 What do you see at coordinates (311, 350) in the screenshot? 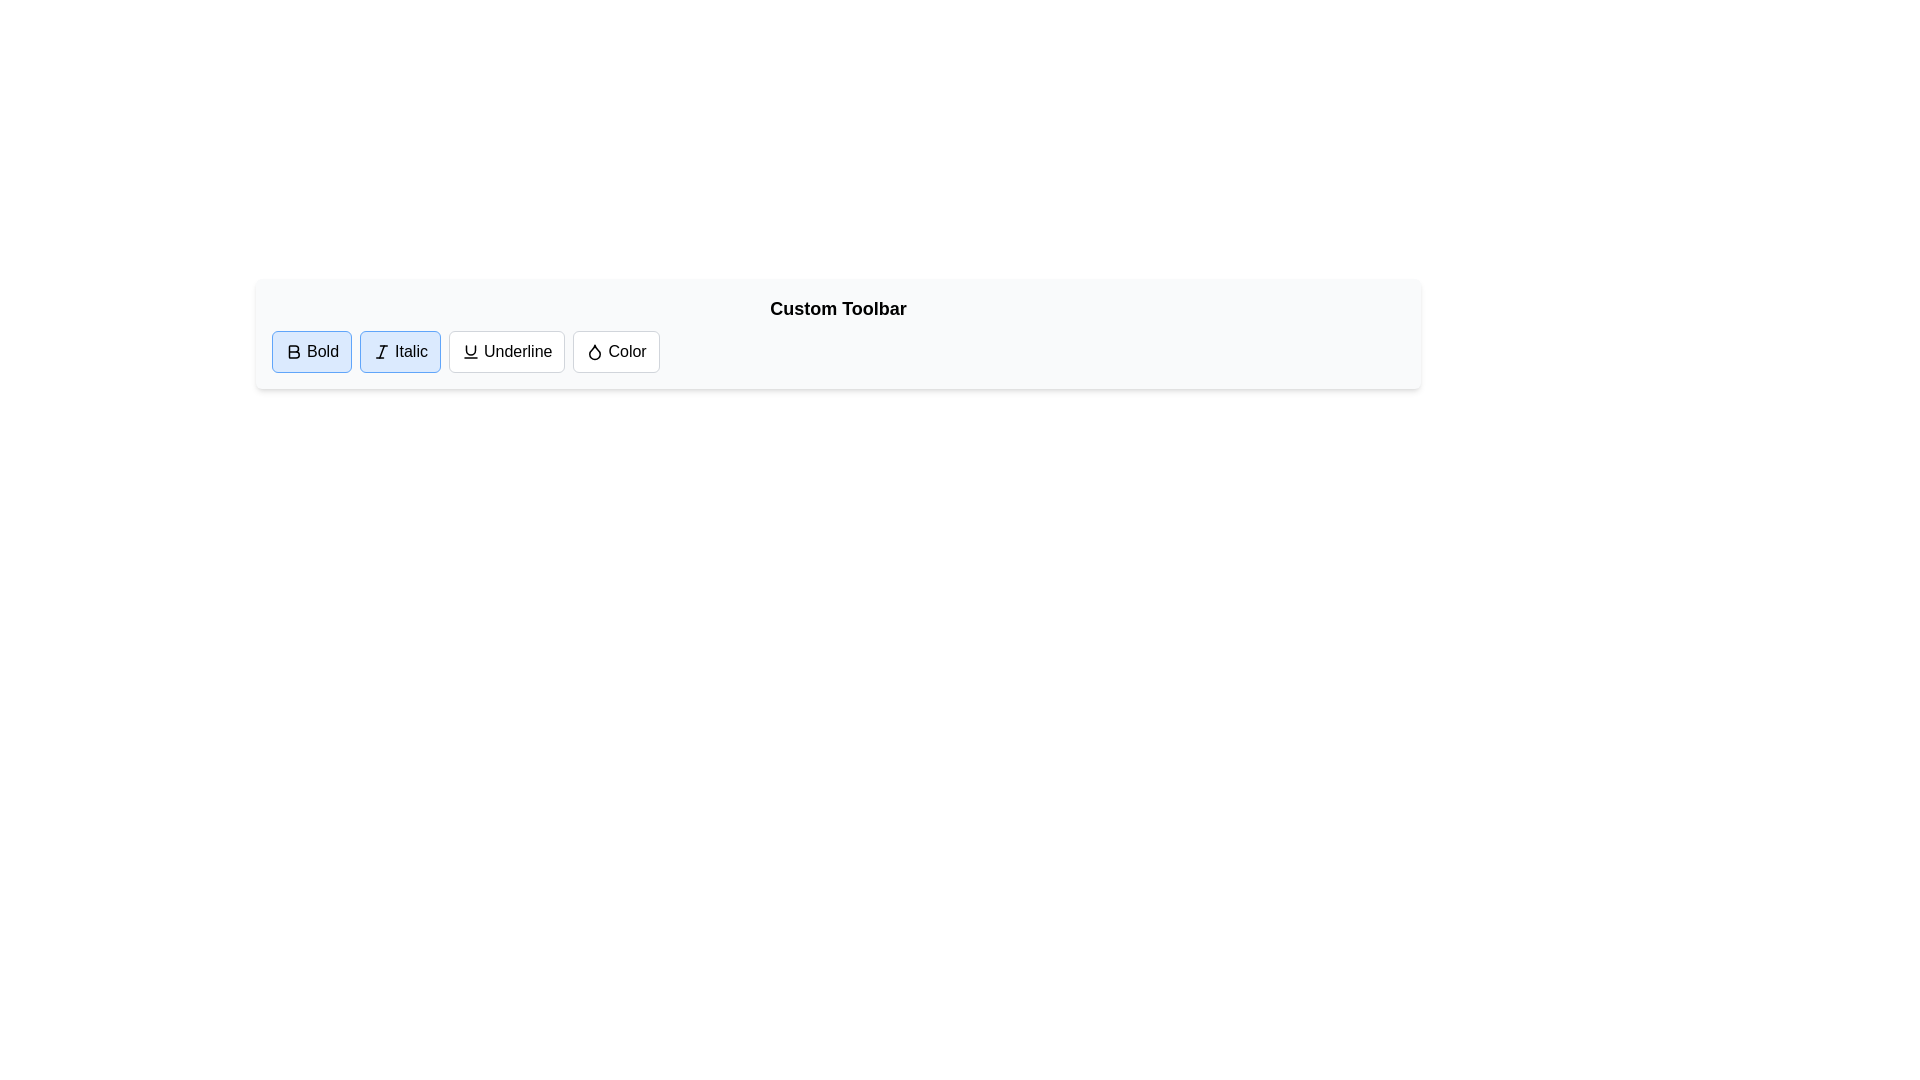
I see `the bold button, which has a light blue background, a blue border, and displays a 'B' icon followed by the text 'Bold', located at the leftmost position in the toolbar` at bounding box center [311, 350].